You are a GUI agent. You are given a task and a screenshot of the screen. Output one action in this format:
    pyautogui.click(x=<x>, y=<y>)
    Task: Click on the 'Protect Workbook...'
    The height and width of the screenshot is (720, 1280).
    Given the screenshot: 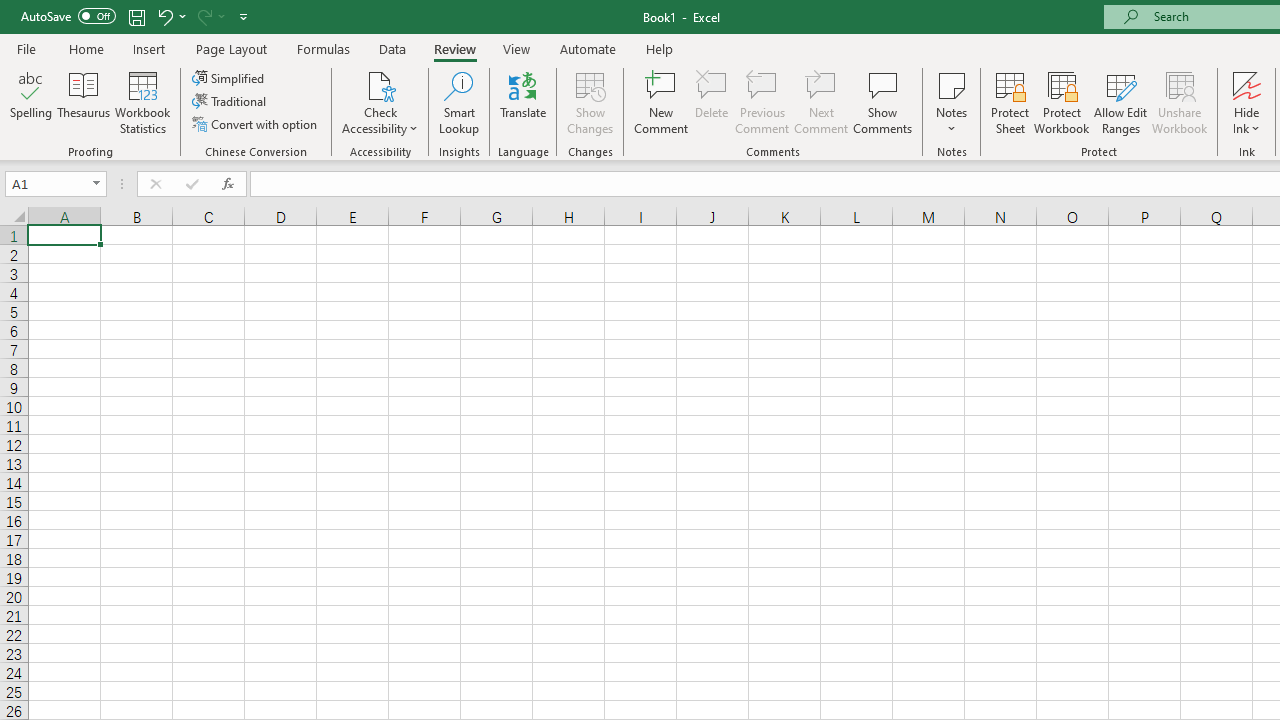 What is the action you would take?
    pyautogui.click(x=1060, y=103)
    